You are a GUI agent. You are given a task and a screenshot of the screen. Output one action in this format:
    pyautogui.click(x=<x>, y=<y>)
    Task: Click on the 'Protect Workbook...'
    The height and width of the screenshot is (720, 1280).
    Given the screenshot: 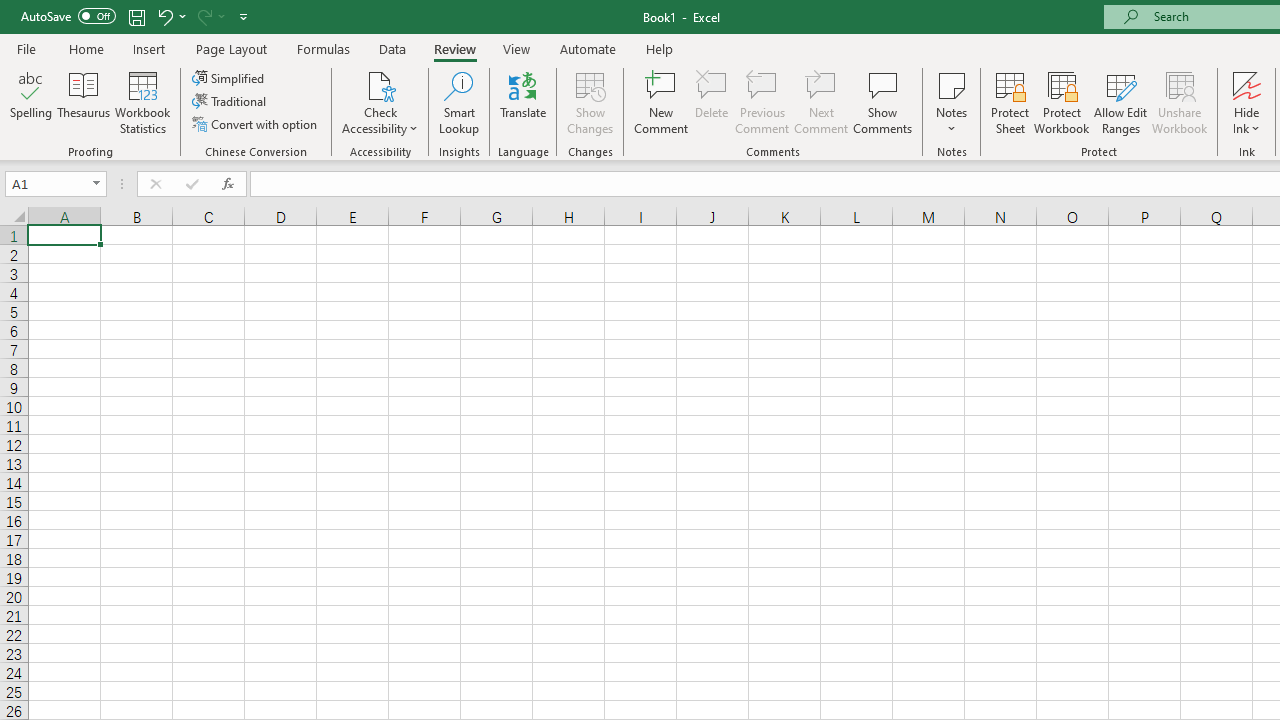 What is the action you would take?
    pyautogui.click(x=1060, y=103)
    